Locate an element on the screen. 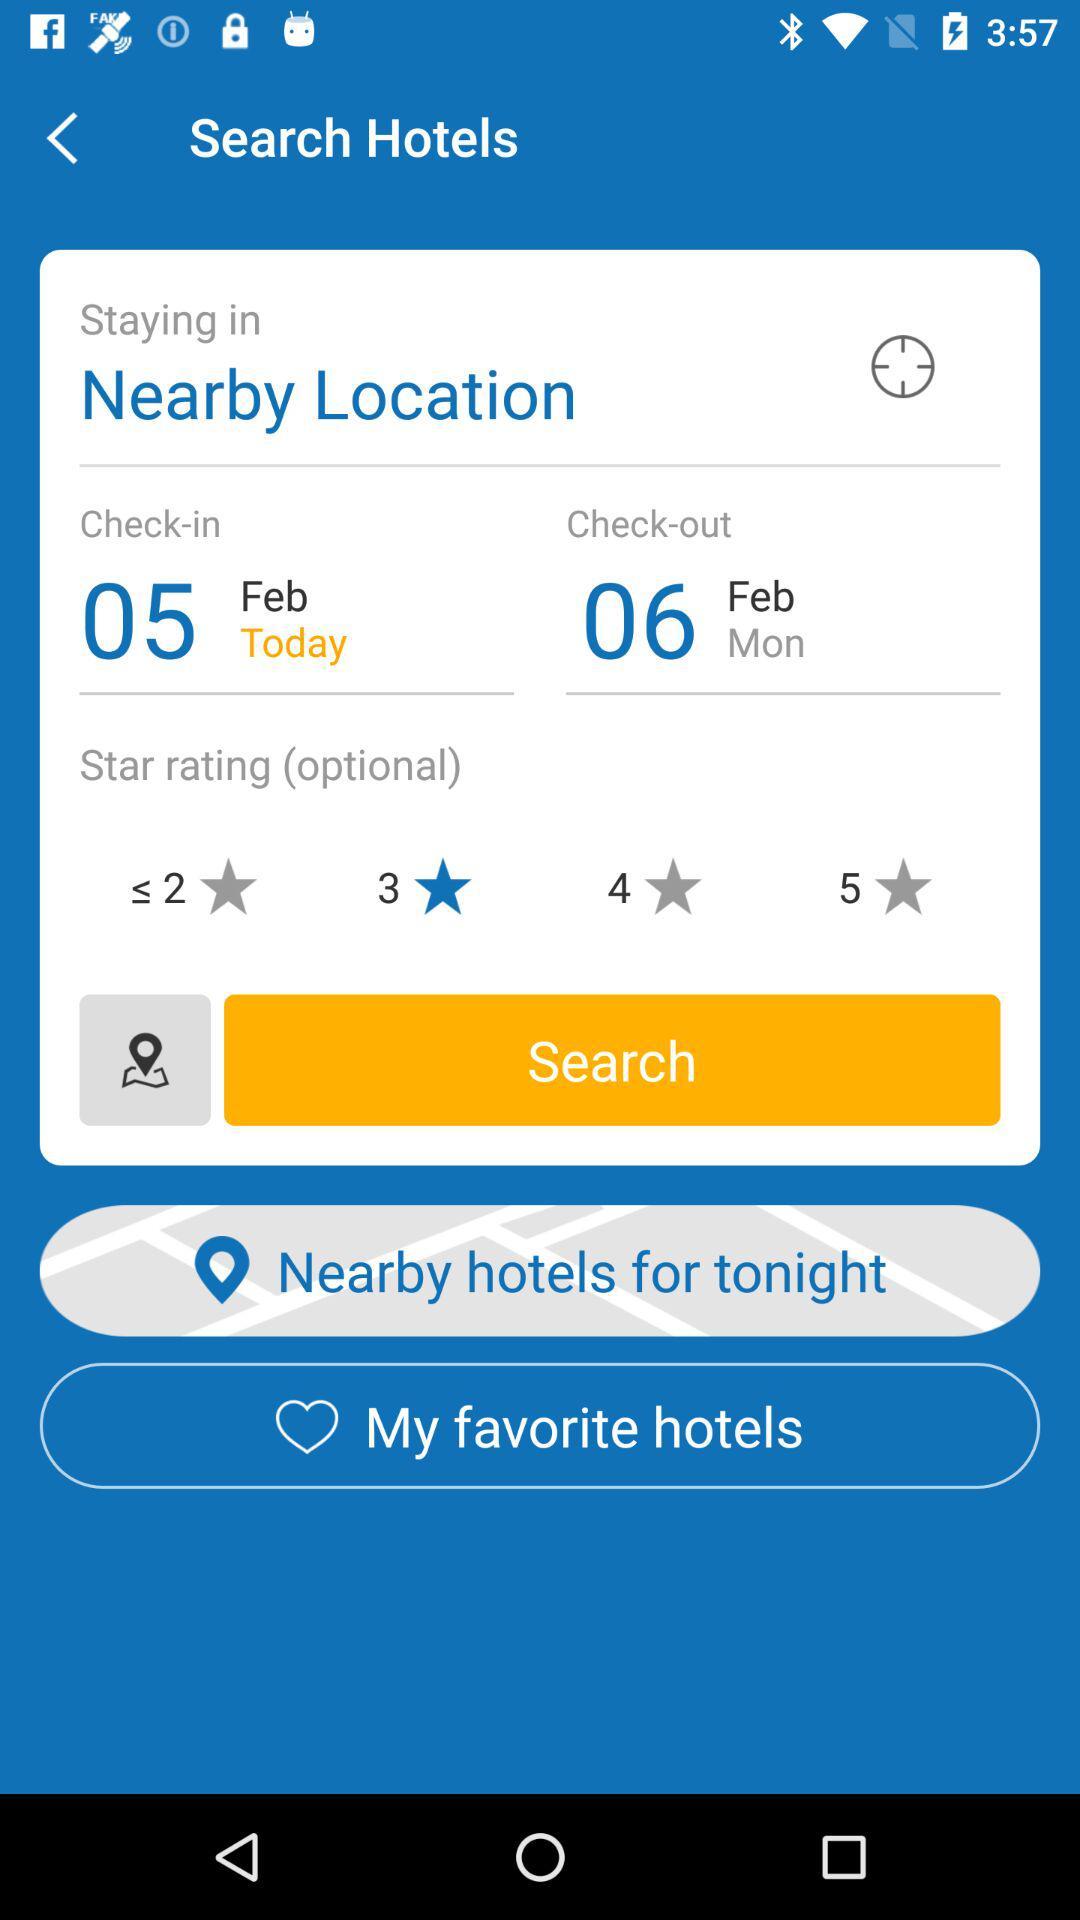 This screenshot has height=1920, width=1080. a map icon with a pinpoint on top of it when pressed leads to a map of the location is located at coordinates (144, 1059).